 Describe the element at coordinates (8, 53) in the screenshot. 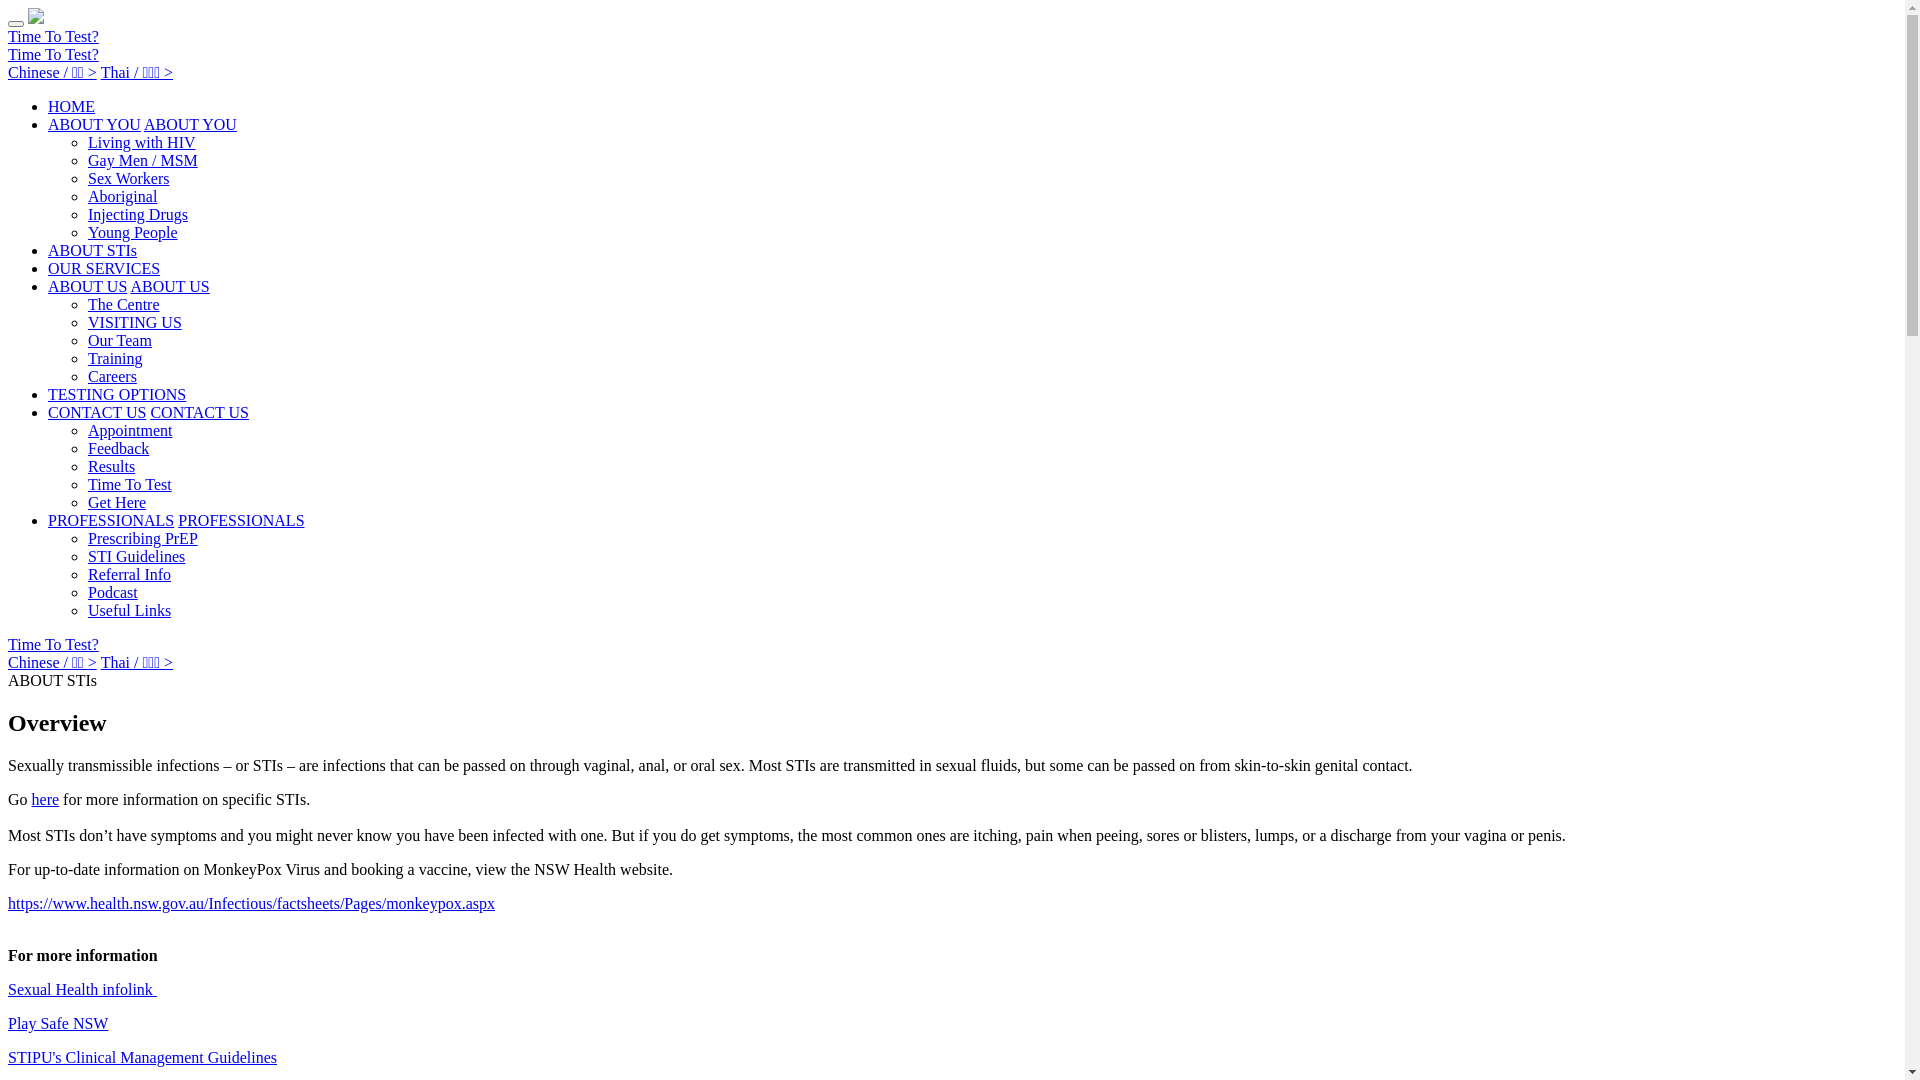

I see `'Time To Test?'` at that location.